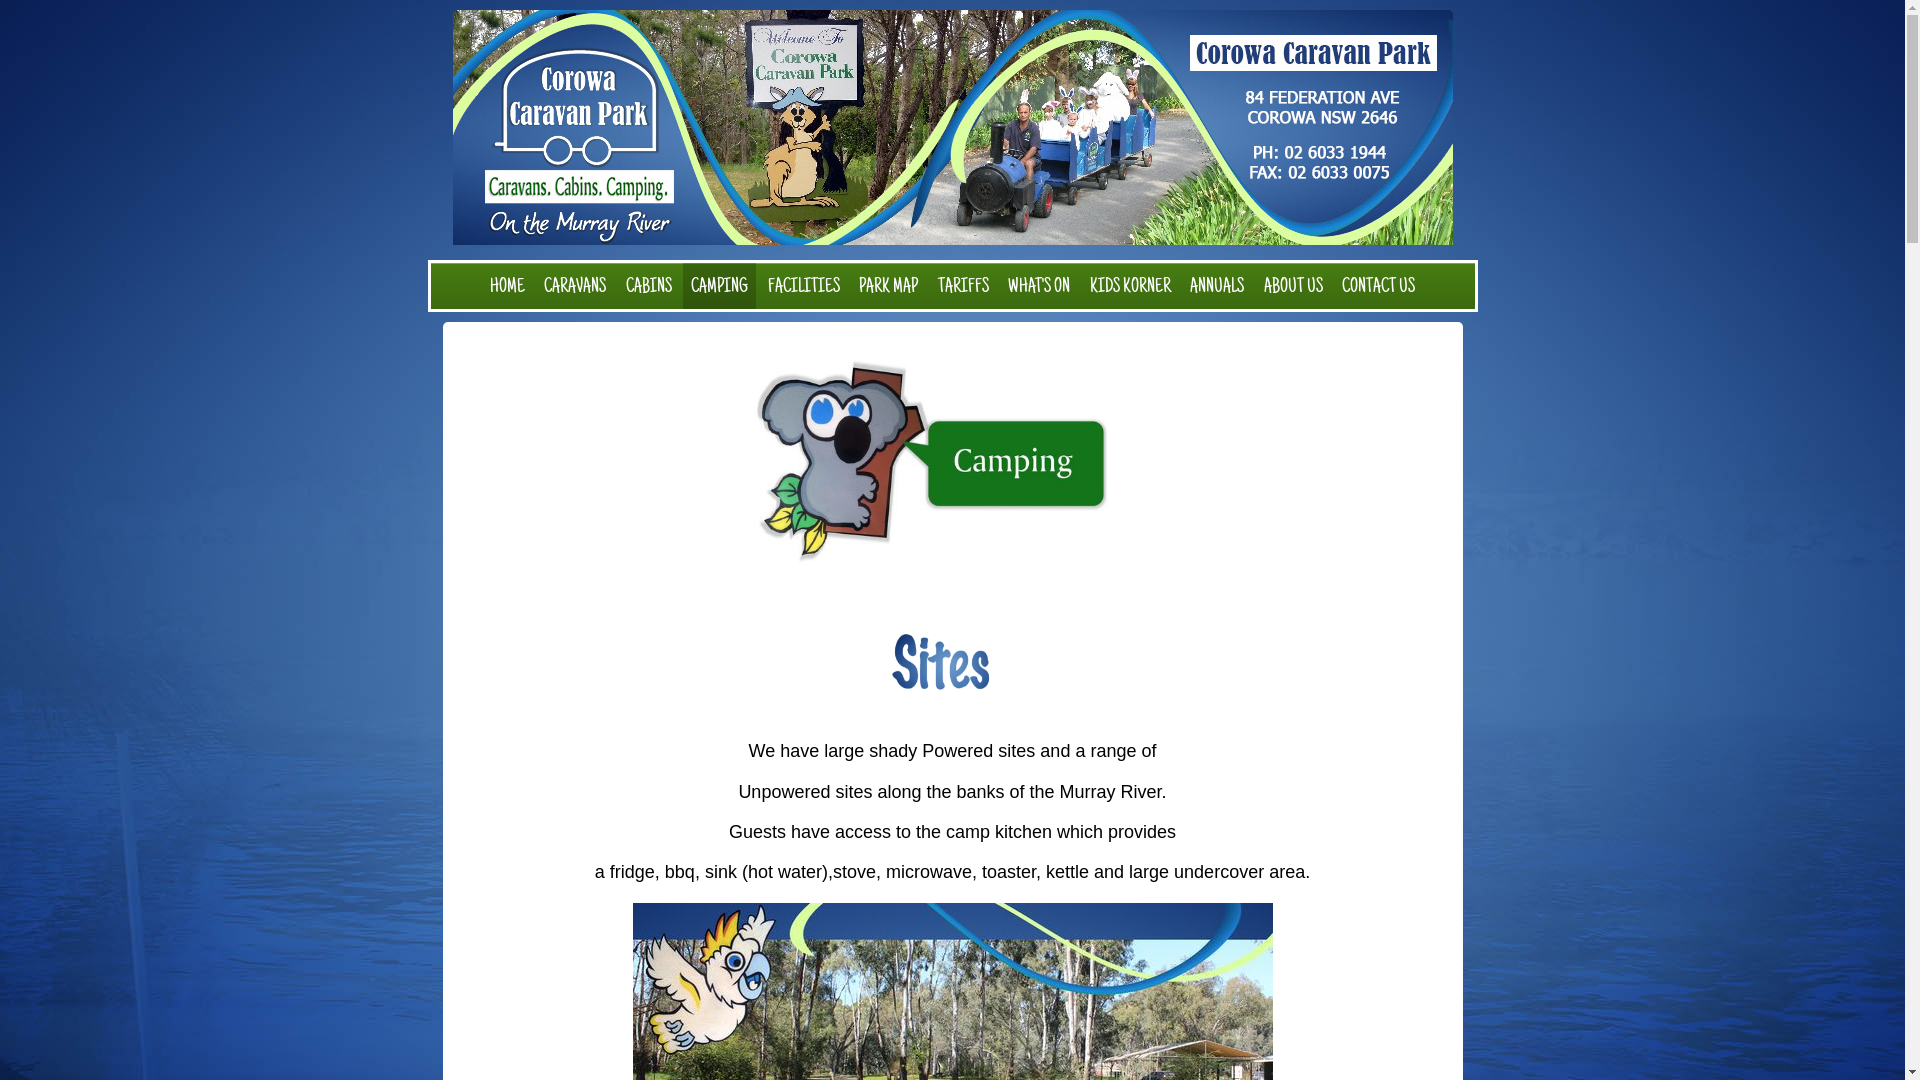 The height and width of the screenshot is (1080, 1920). Describe the element at coordinates (952, 663) in the screenshot. I see `'caravanssiteswording.png - large'` at that location.